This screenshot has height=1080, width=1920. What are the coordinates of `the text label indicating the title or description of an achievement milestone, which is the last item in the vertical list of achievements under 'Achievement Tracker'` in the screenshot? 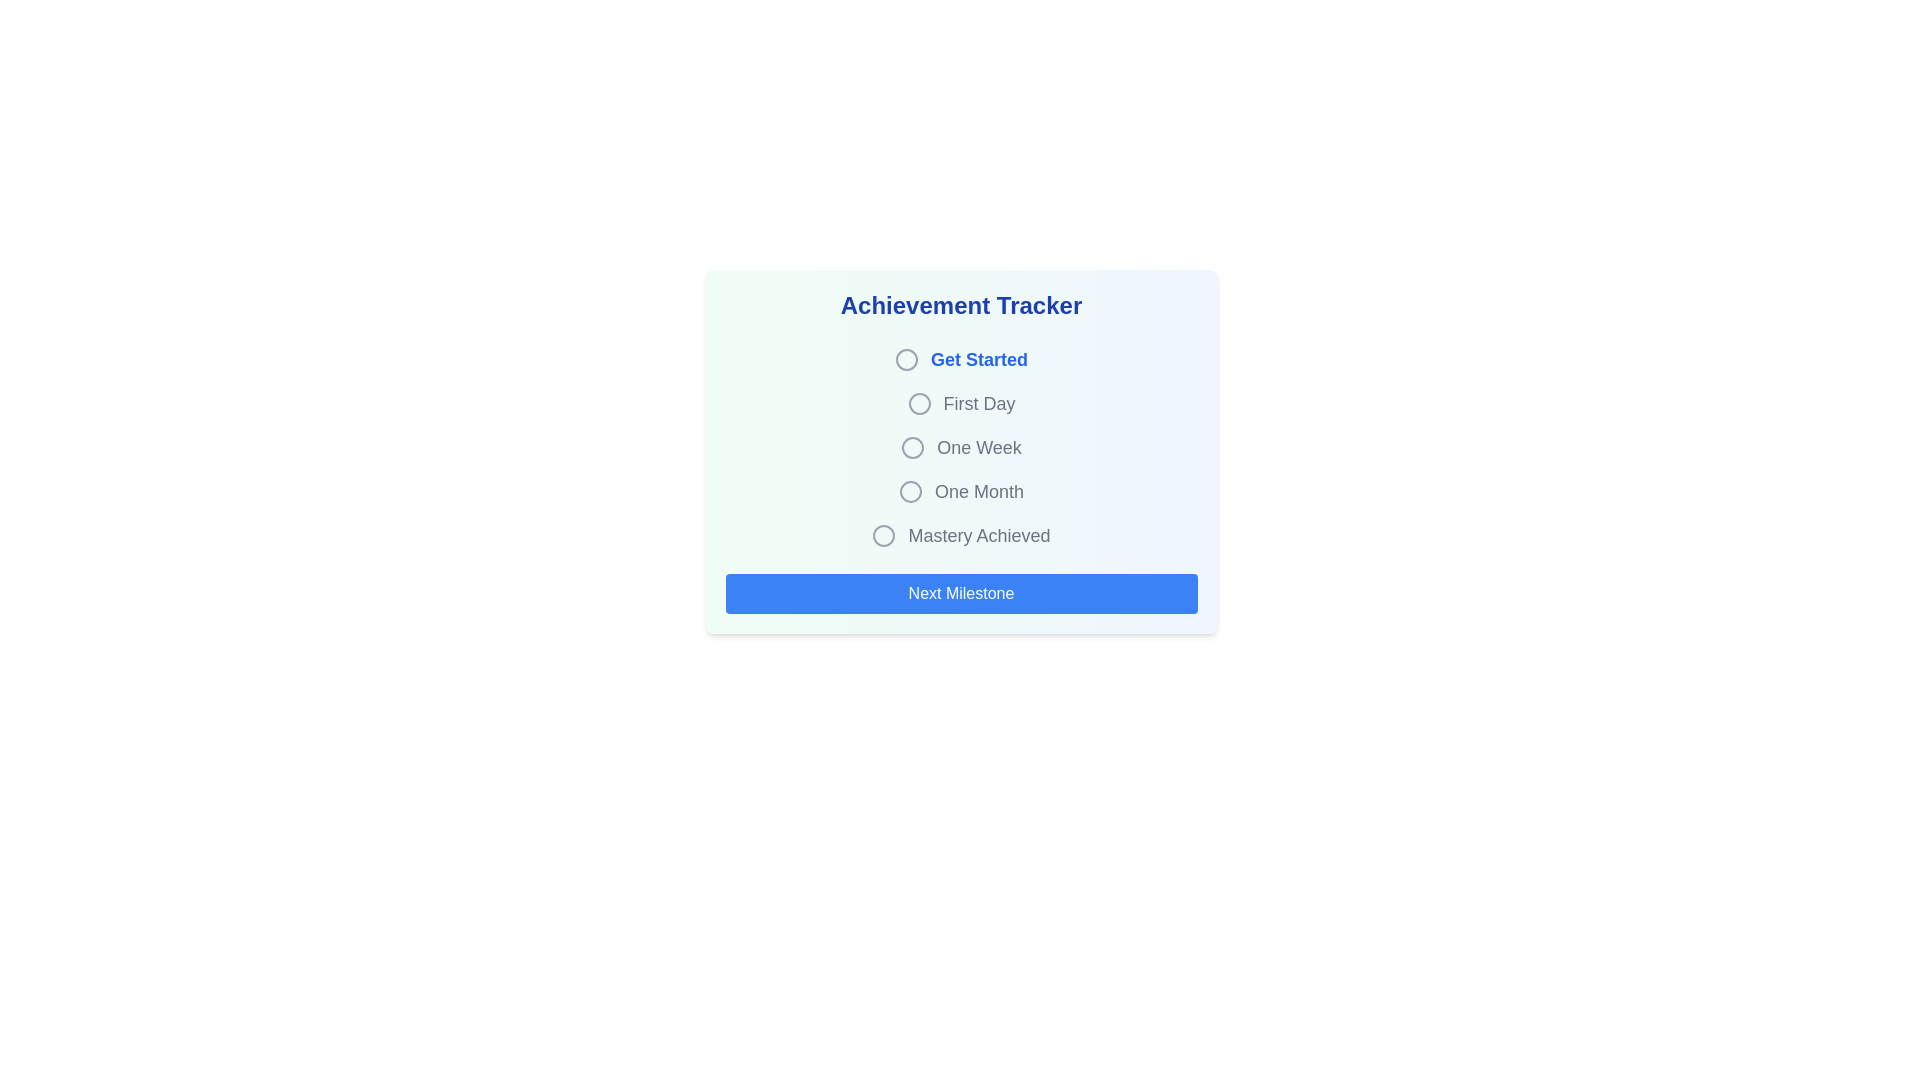 It's located at (979, 535).